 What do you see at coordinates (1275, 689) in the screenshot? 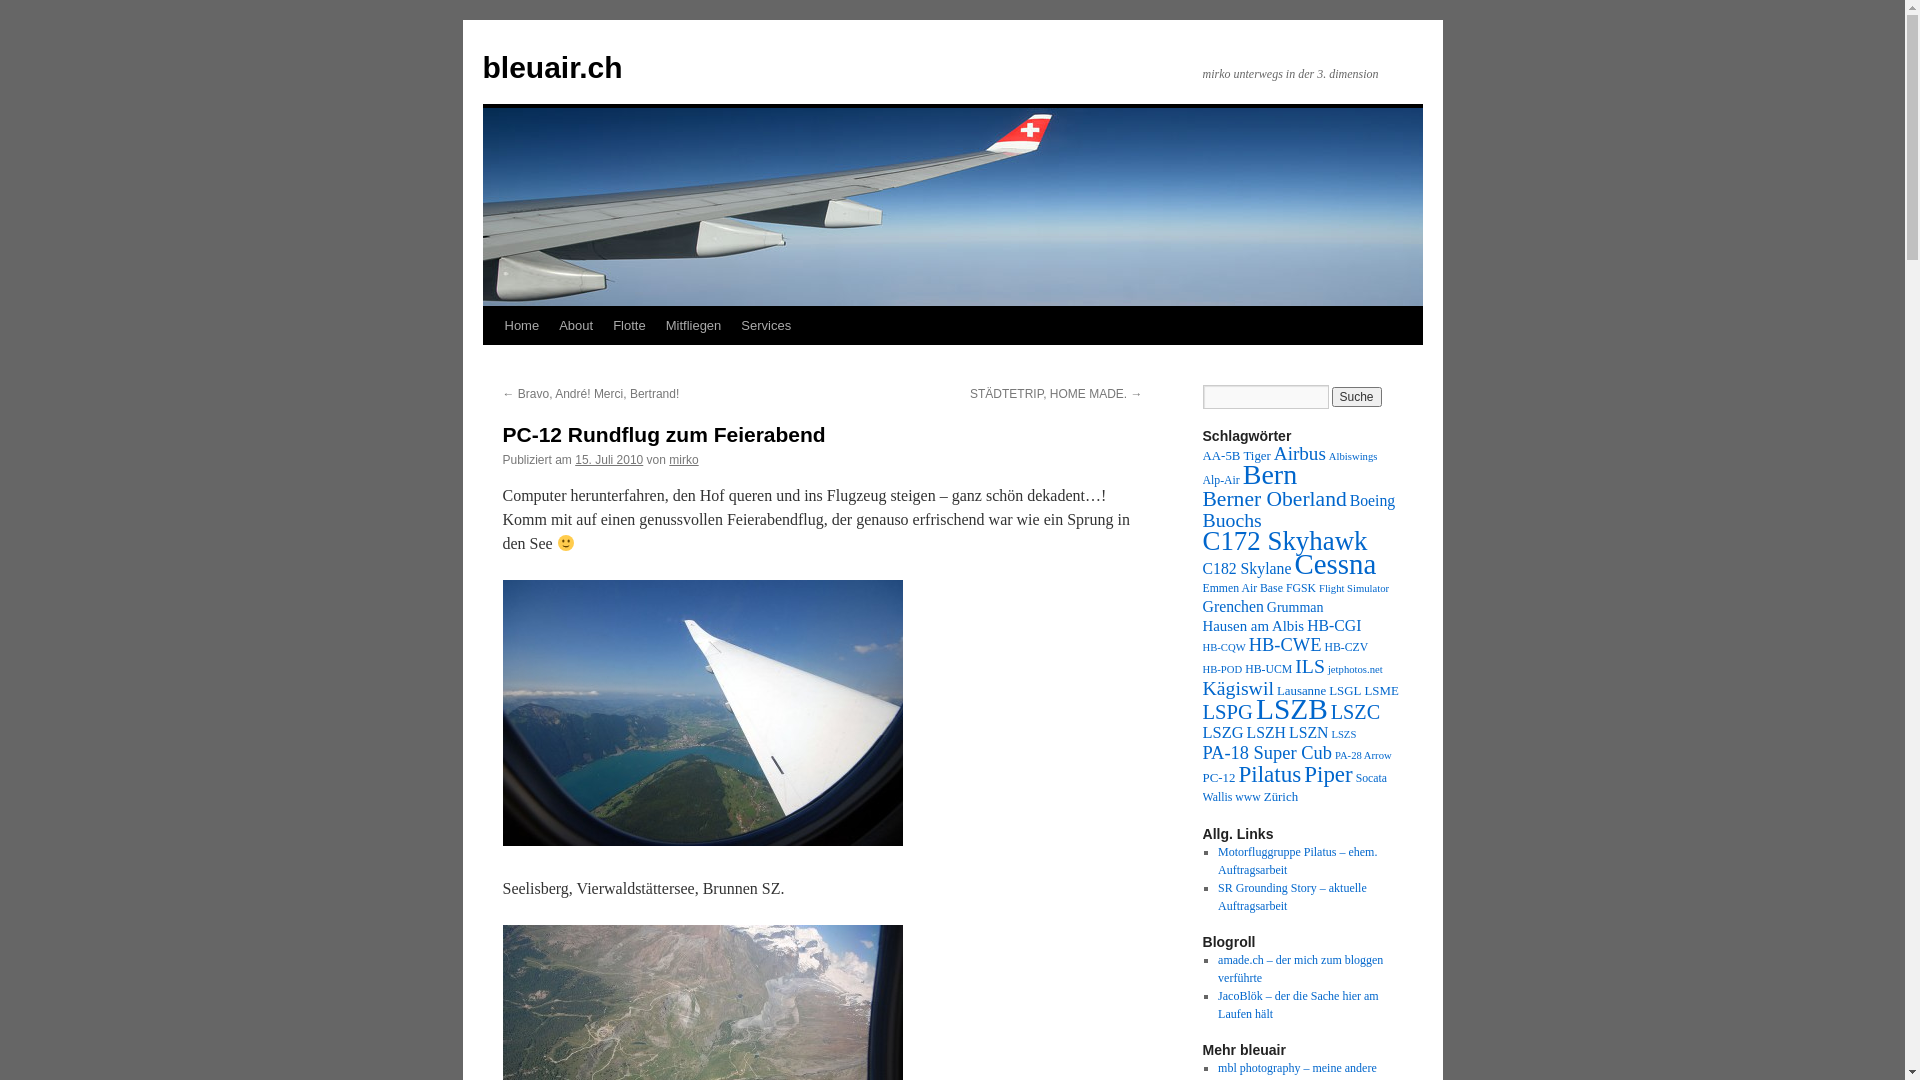
I see `'Lausanne'` at bounding box center [1275, 689].